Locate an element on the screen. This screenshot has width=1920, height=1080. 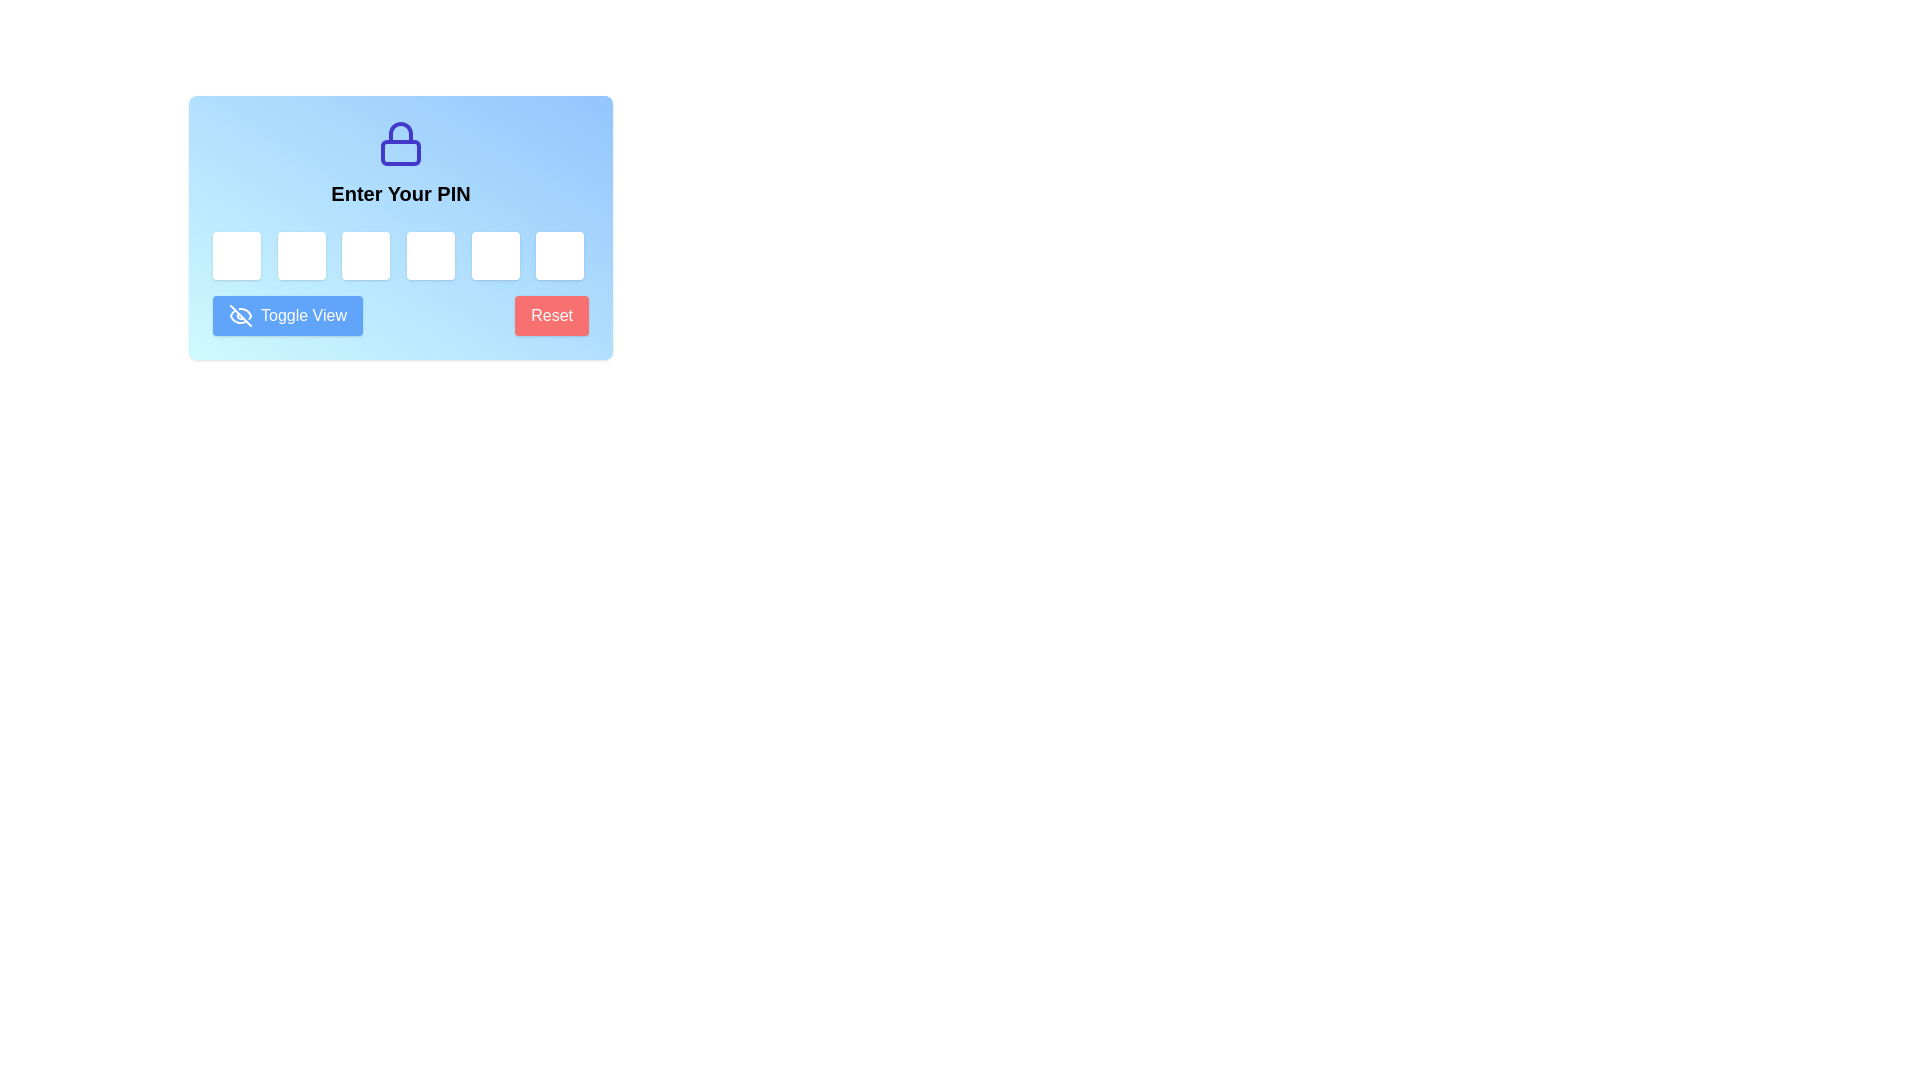
the first text input field for PIN entry by pressing Tab or Shift+Tab is located at coordinates (236, 254).